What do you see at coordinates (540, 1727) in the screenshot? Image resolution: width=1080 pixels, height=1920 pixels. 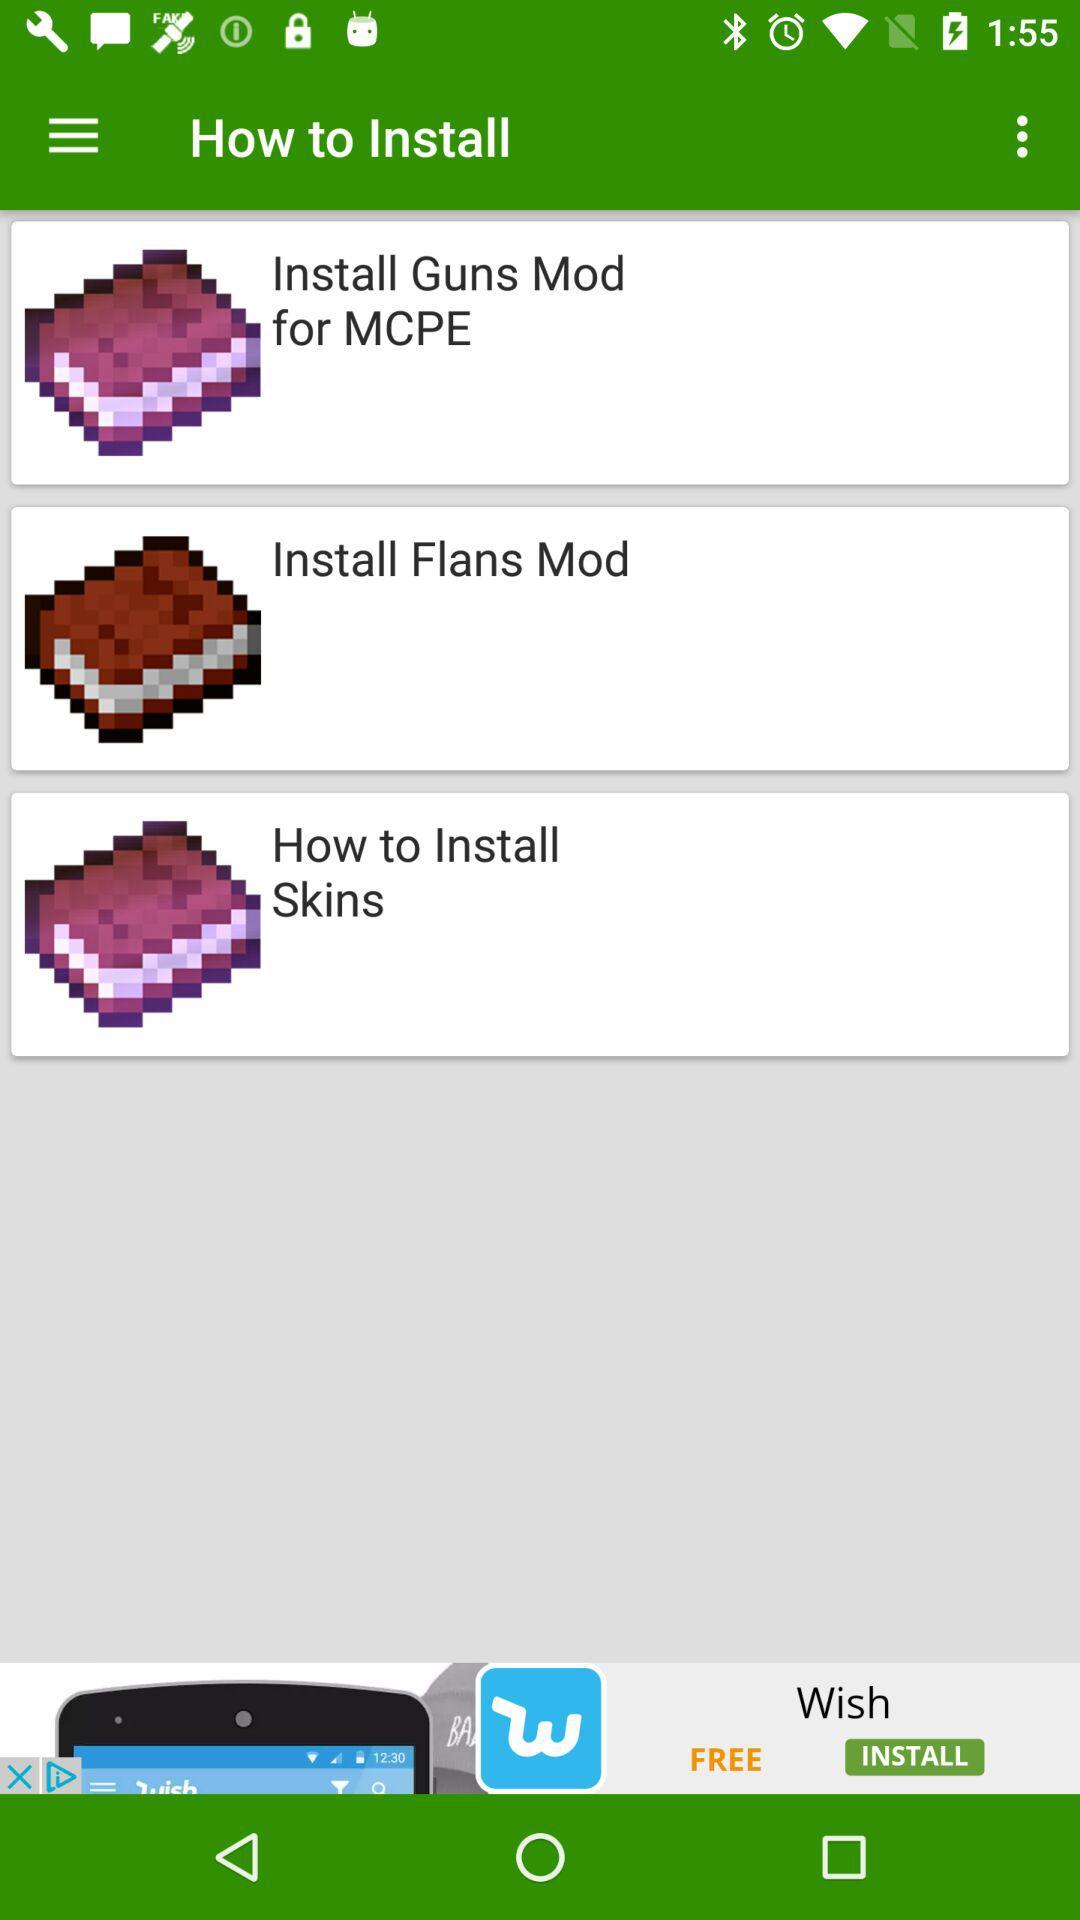 I see `get the wish ap` at bounding box center [540, 1727].